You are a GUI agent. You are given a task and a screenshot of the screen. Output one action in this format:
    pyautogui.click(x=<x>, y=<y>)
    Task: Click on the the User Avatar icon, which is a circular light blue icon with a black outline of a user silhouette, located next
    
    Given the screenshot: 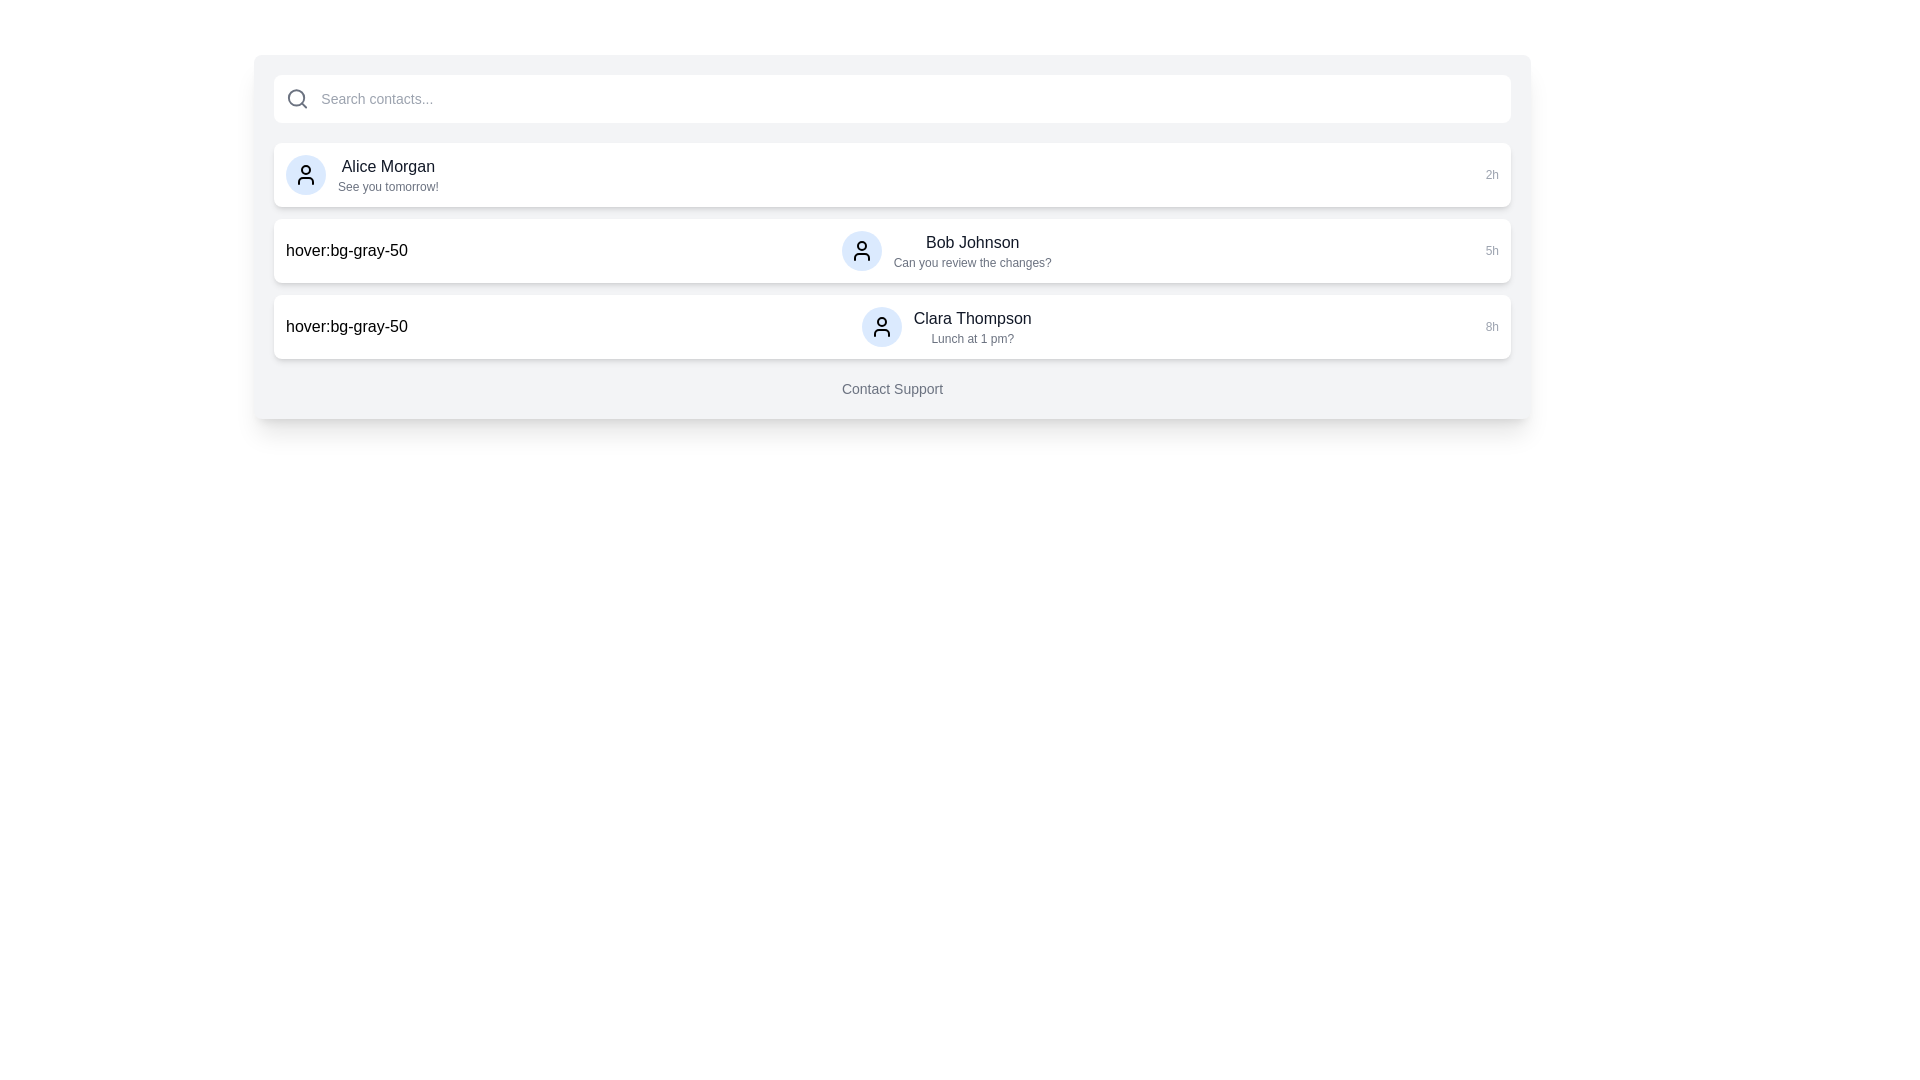 What is the action you would take?
    pyautogui.click(x=880, y=326)
    